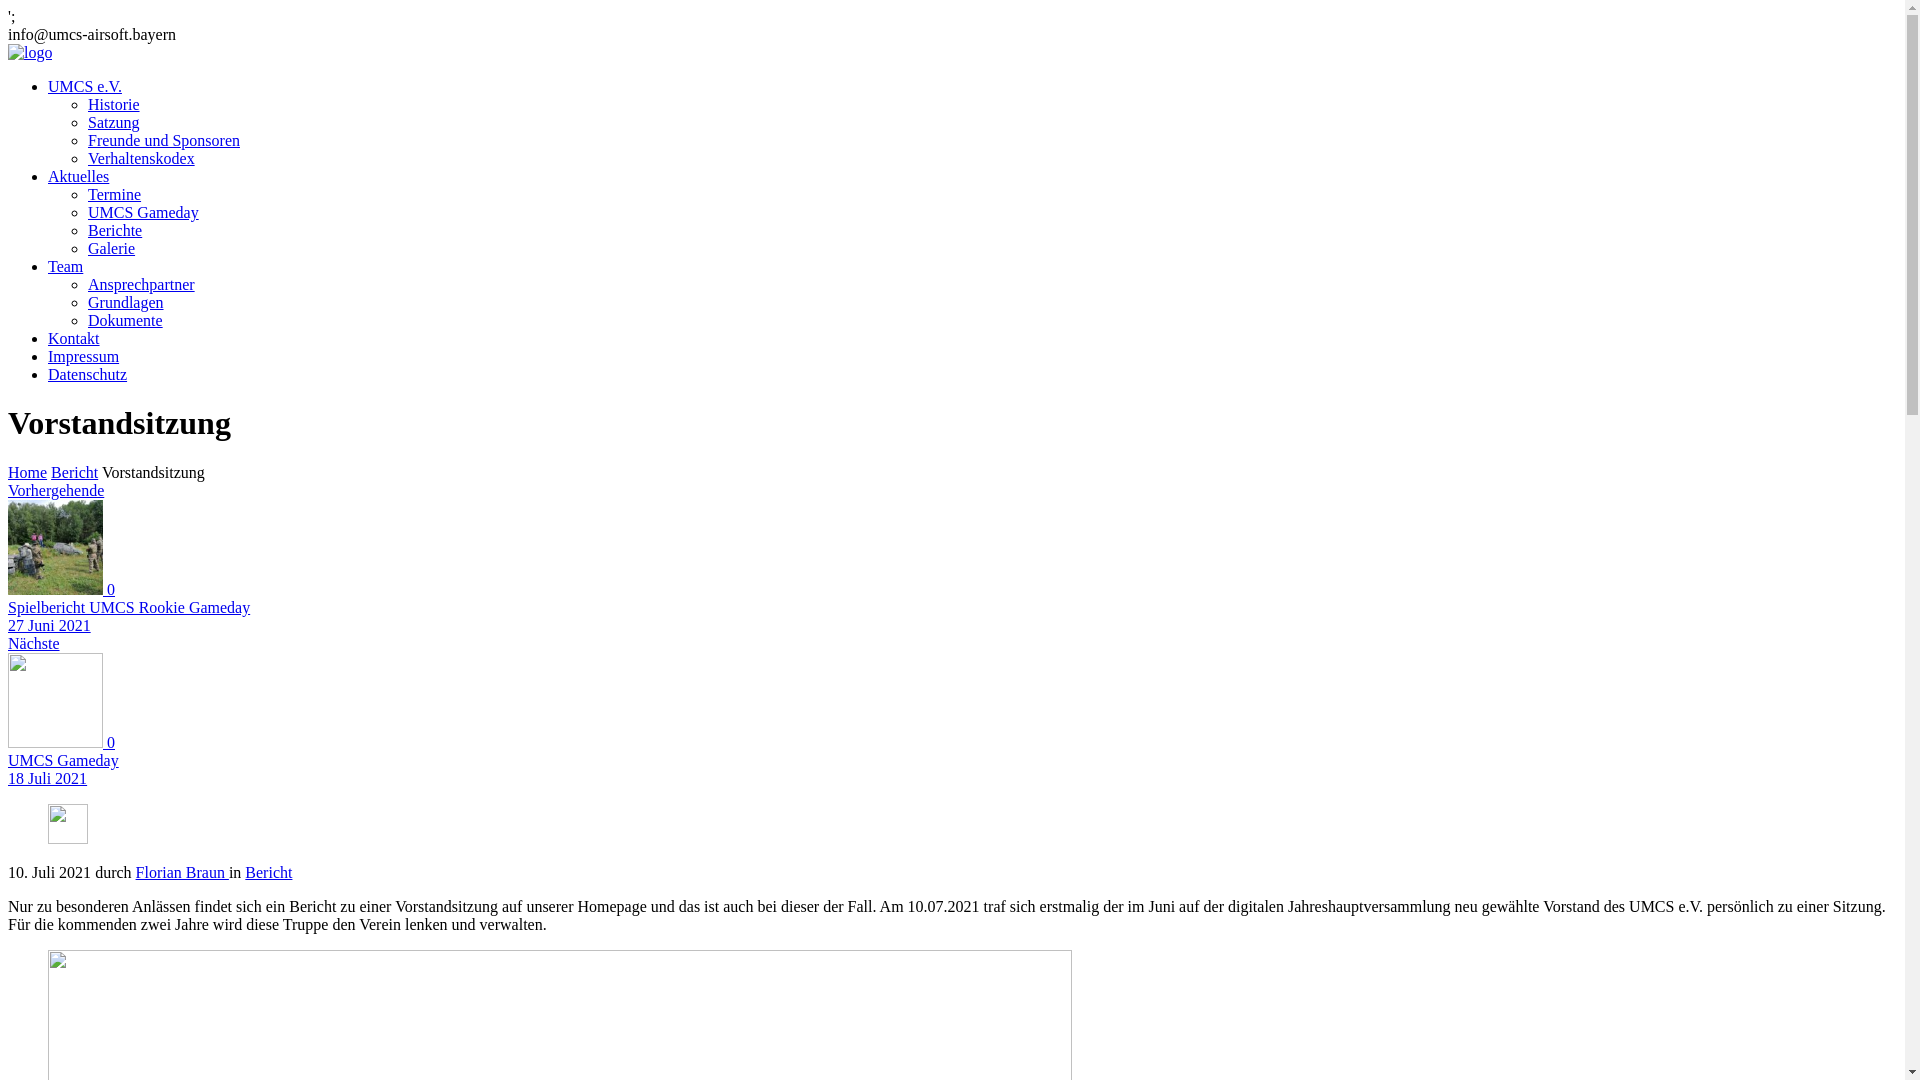 The height and width of the screenshot is (1080, 1920). Describe the element at coordinates (74, 472) in the screenshot. I see `'Bericht'` at that location.